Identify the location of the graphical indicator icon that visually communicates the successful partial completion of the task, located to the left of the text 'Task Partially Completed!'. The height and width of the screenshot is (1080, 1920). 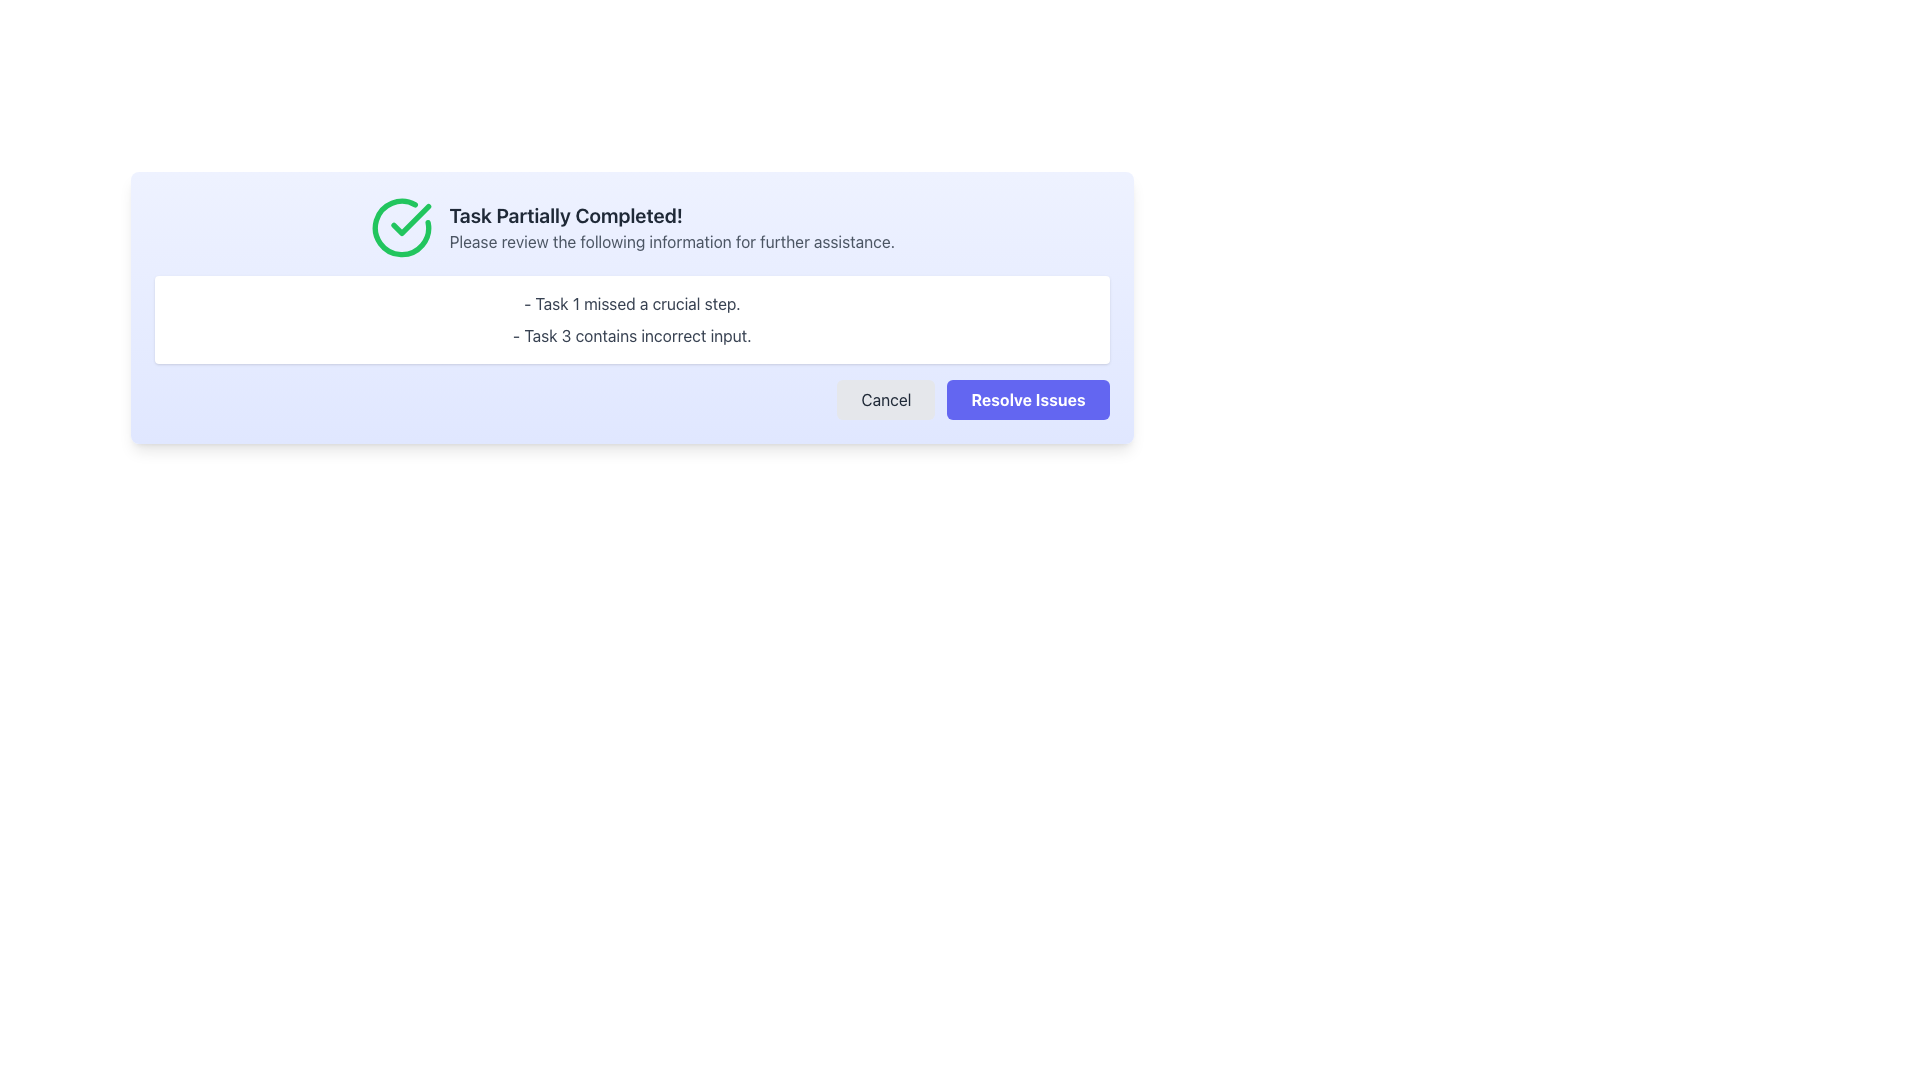
(400, 226).